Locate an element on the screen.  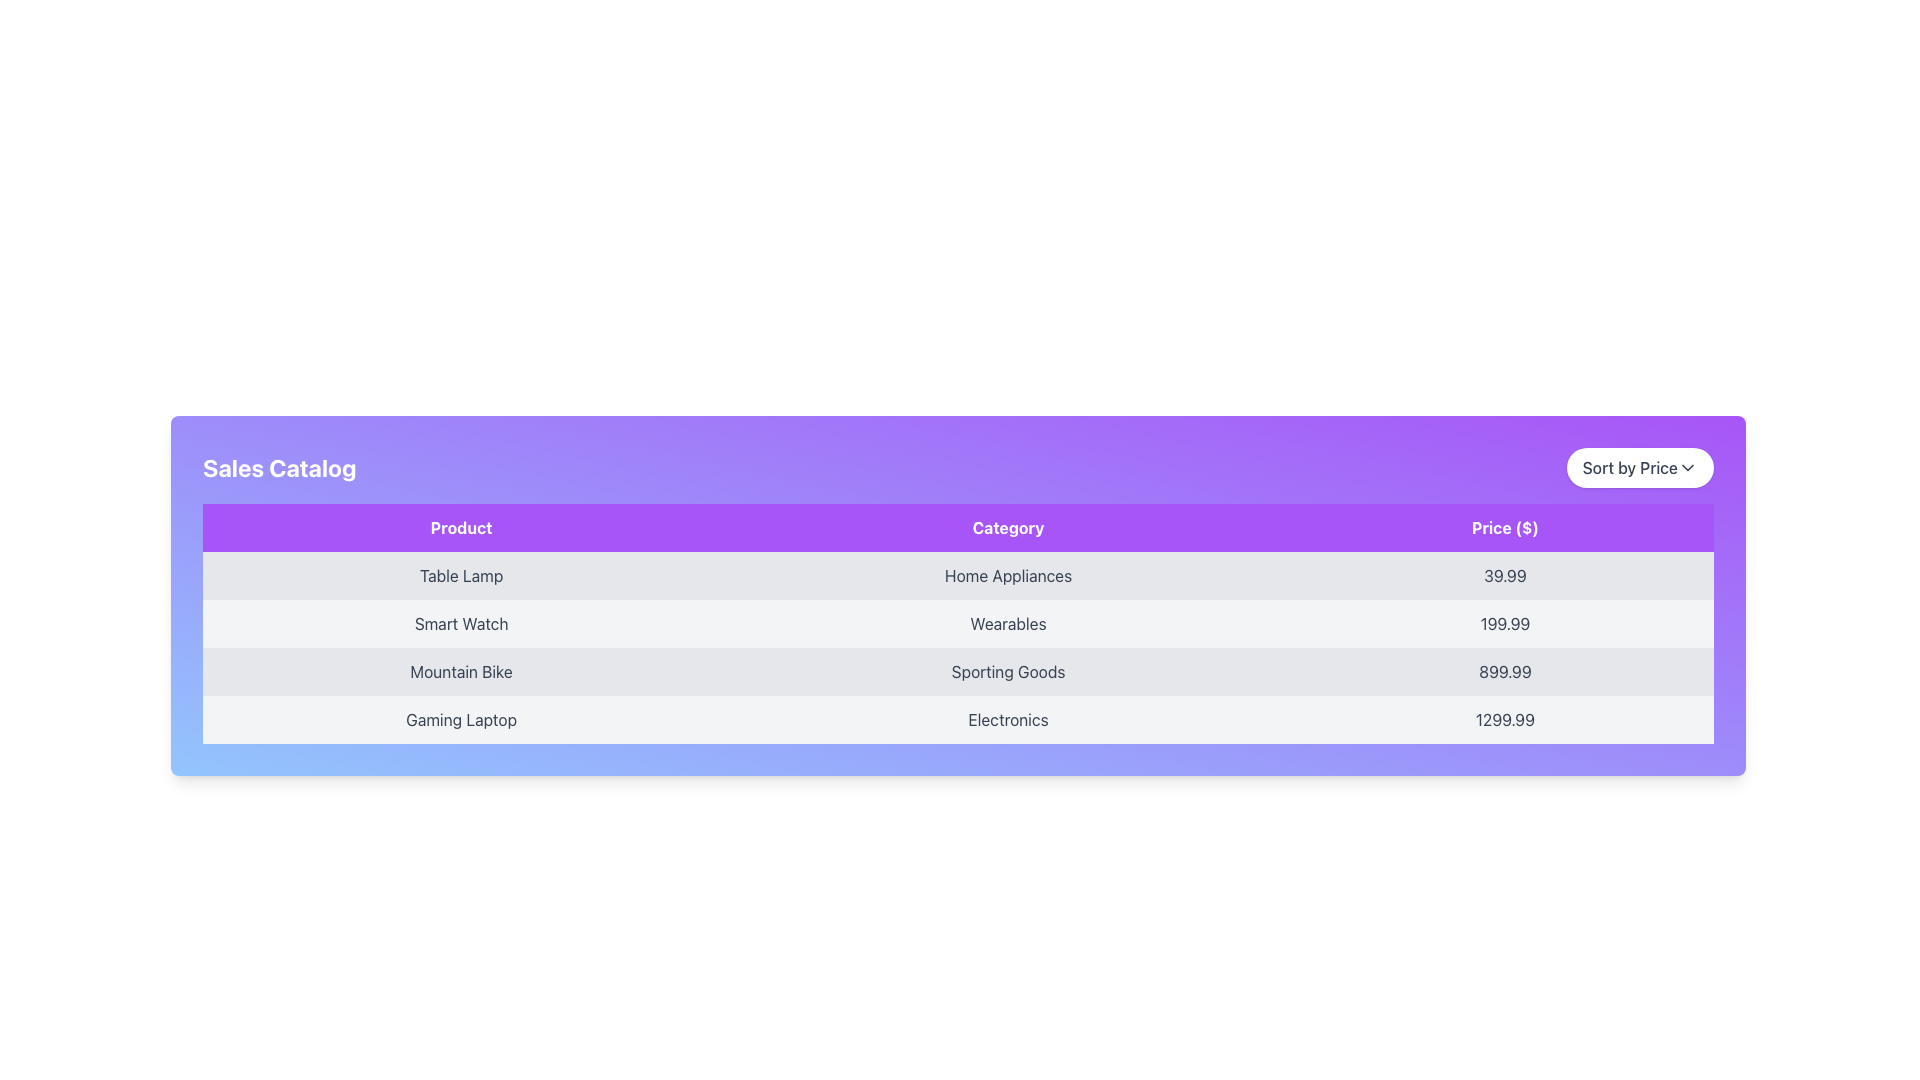
the 'Smart Watch' text label in the product table, located in the second row under the 'Product' column is located at coordinates (460, 623).